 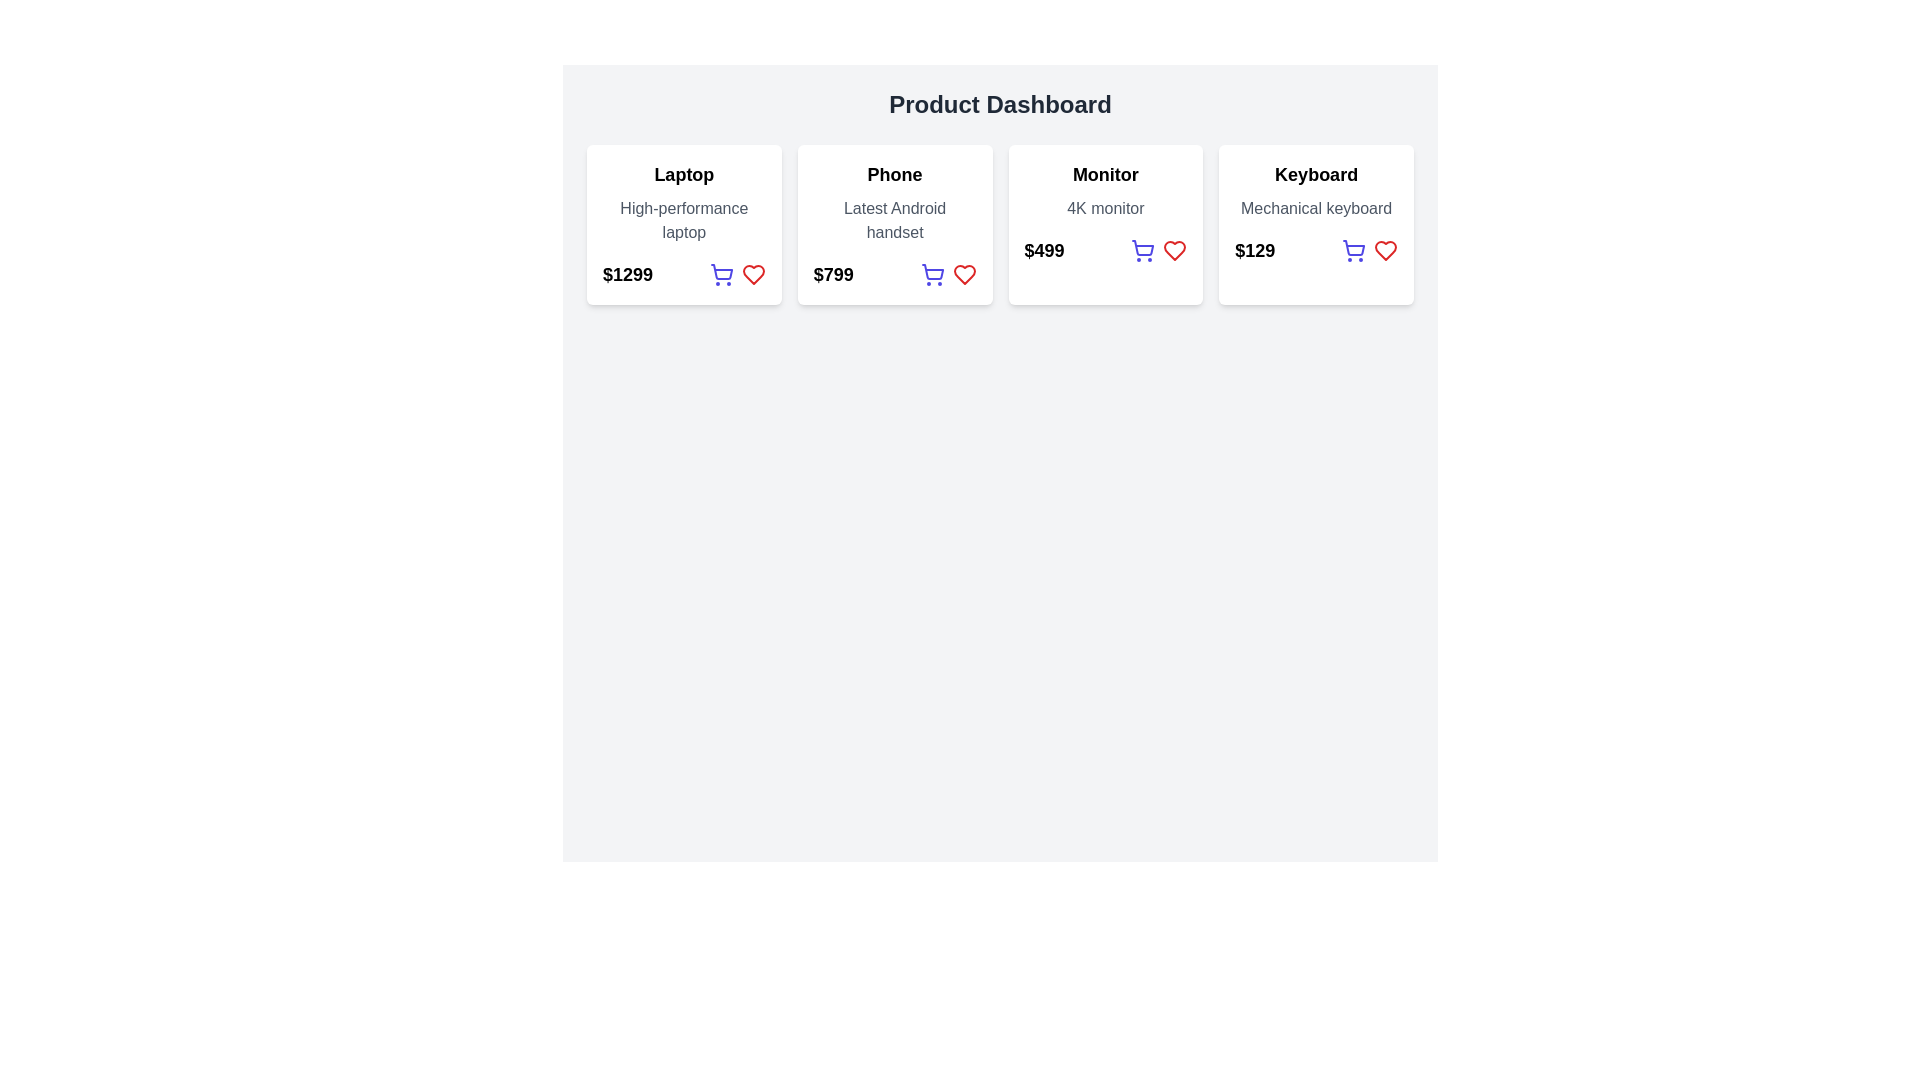 I want to click on the heart-shaped icon located as the fourth icon in the row under the price text of the 'Monitor' product card to mark the product as a favorite, so click(x=1175, y=249).